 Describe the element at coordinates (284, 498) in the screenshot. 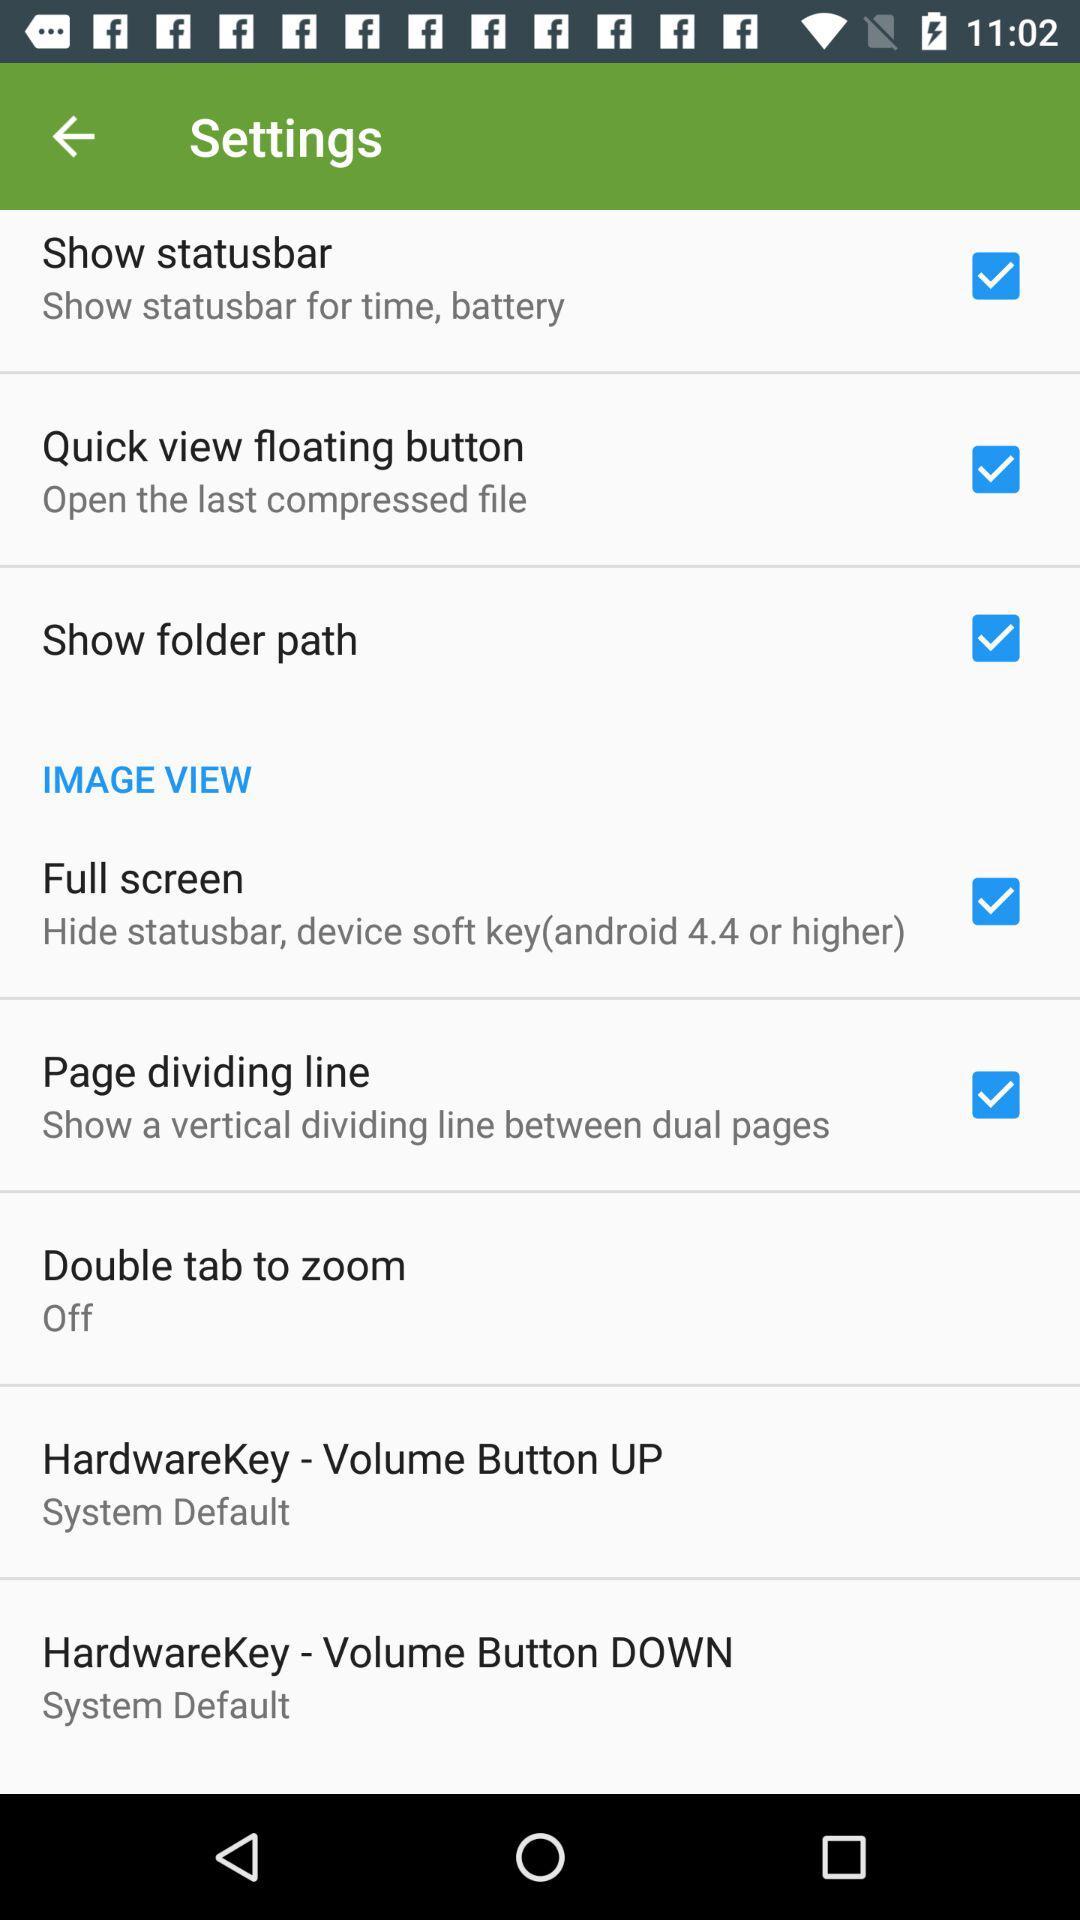

I see `the icon below quick view floating item` at that location.